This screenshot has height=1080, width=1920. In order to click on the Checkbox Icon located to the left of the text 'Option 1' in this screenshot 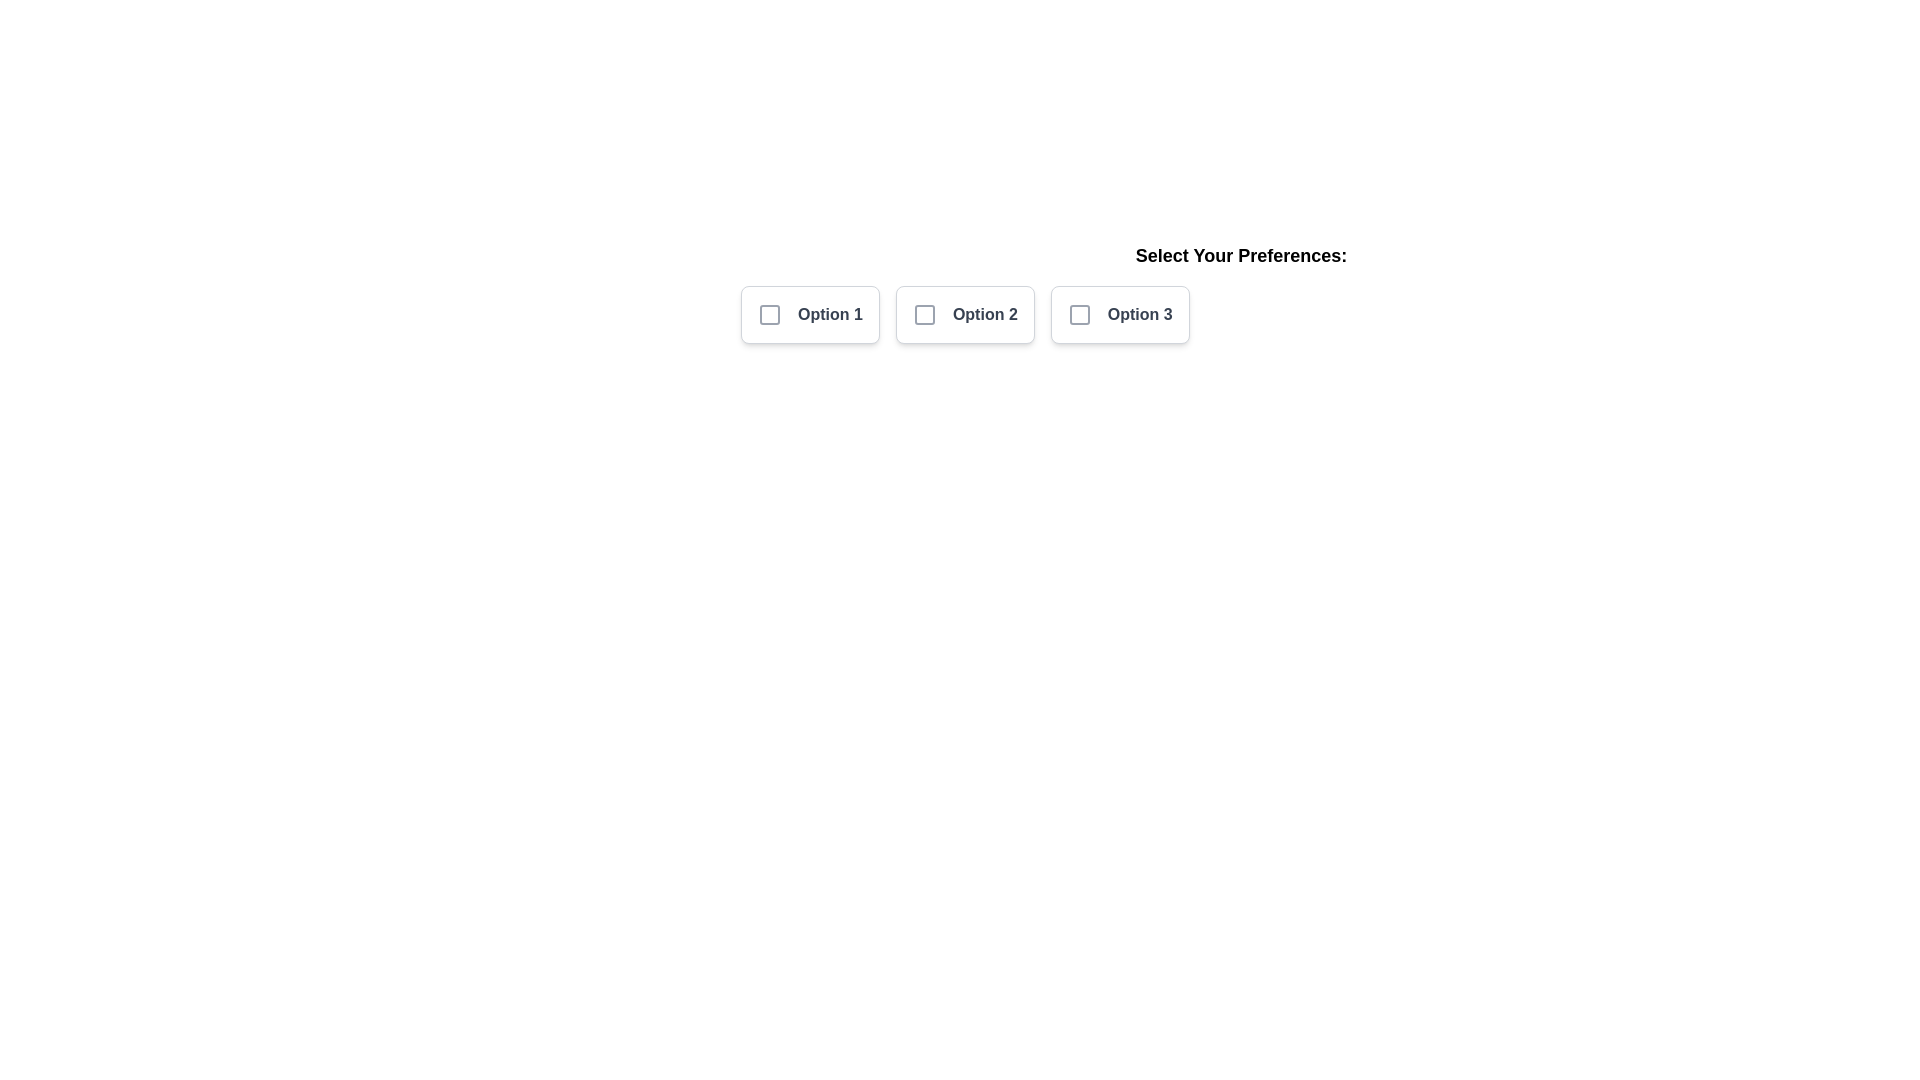, I will do `click(768, 315)`.